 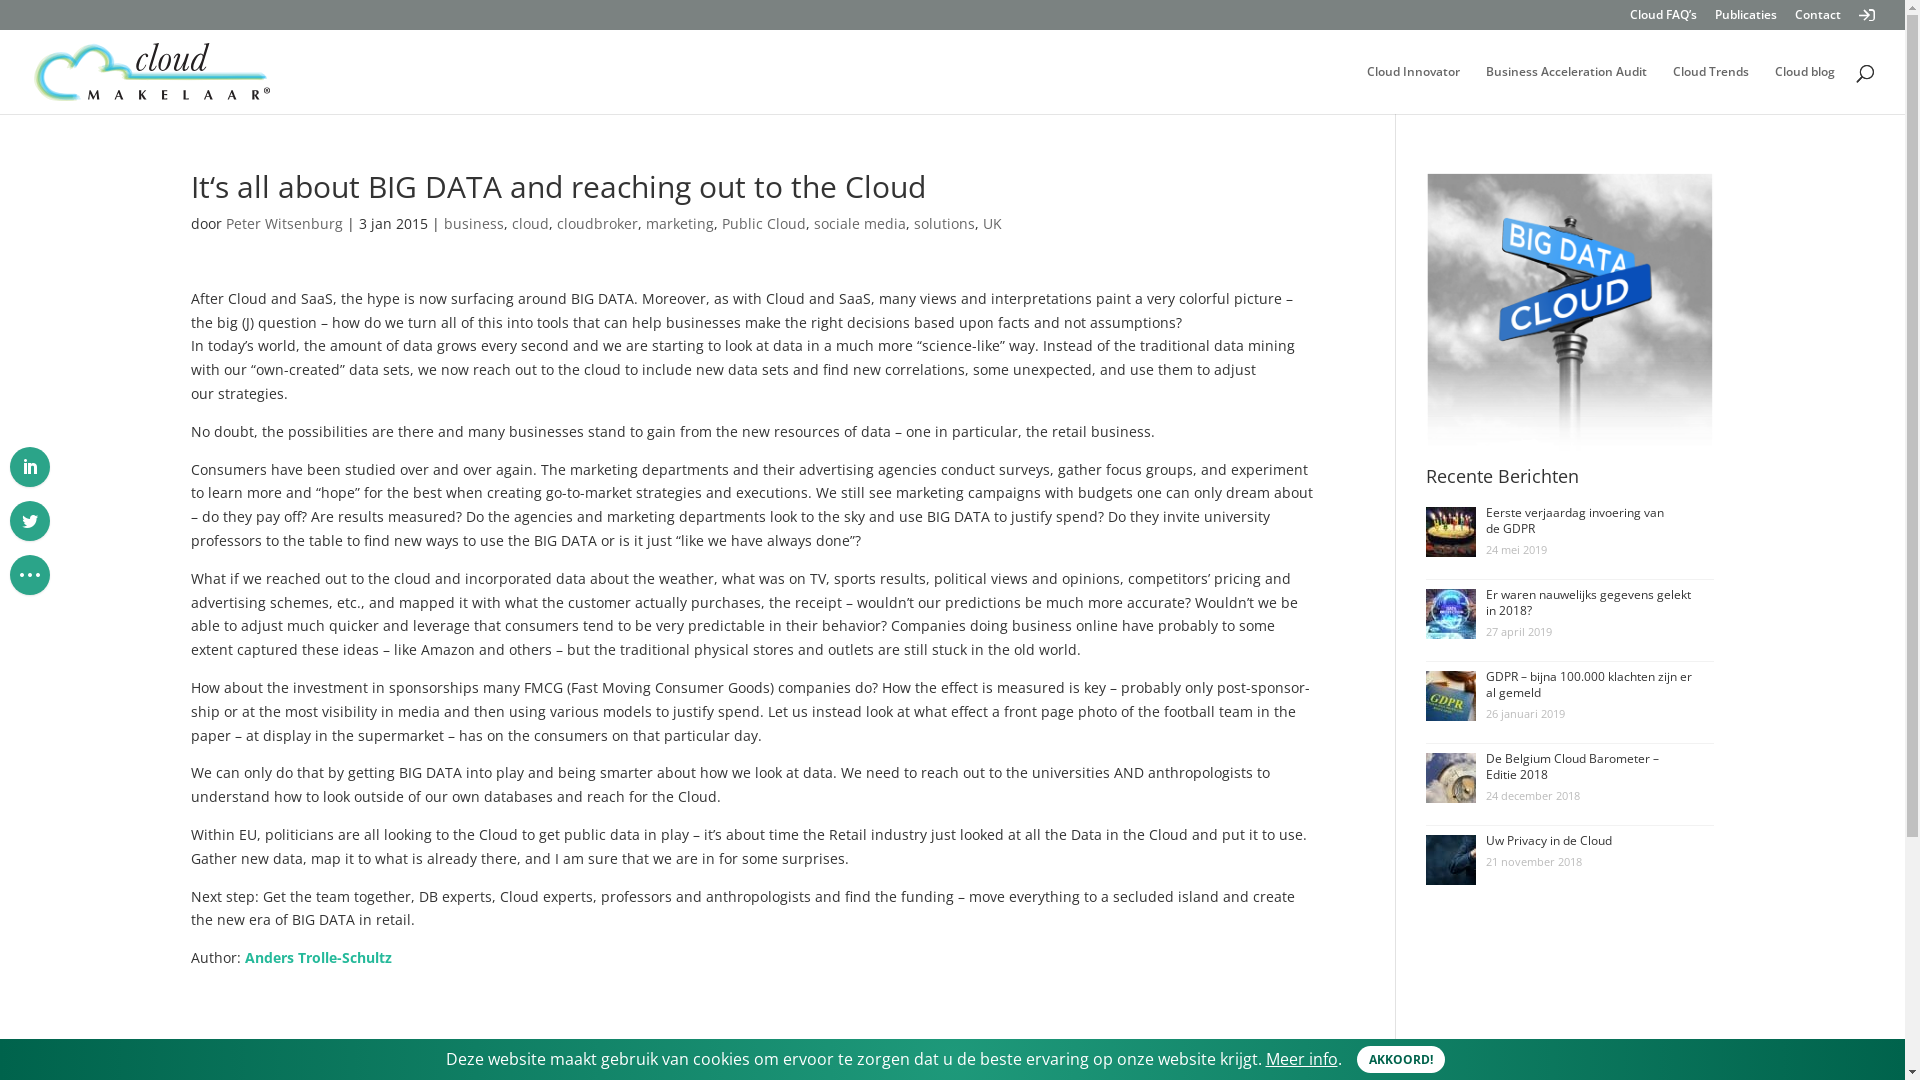 What do you see at coordinates (473, 223) in the screenshot?
I see `'business'` at bounding box center [473, 223].